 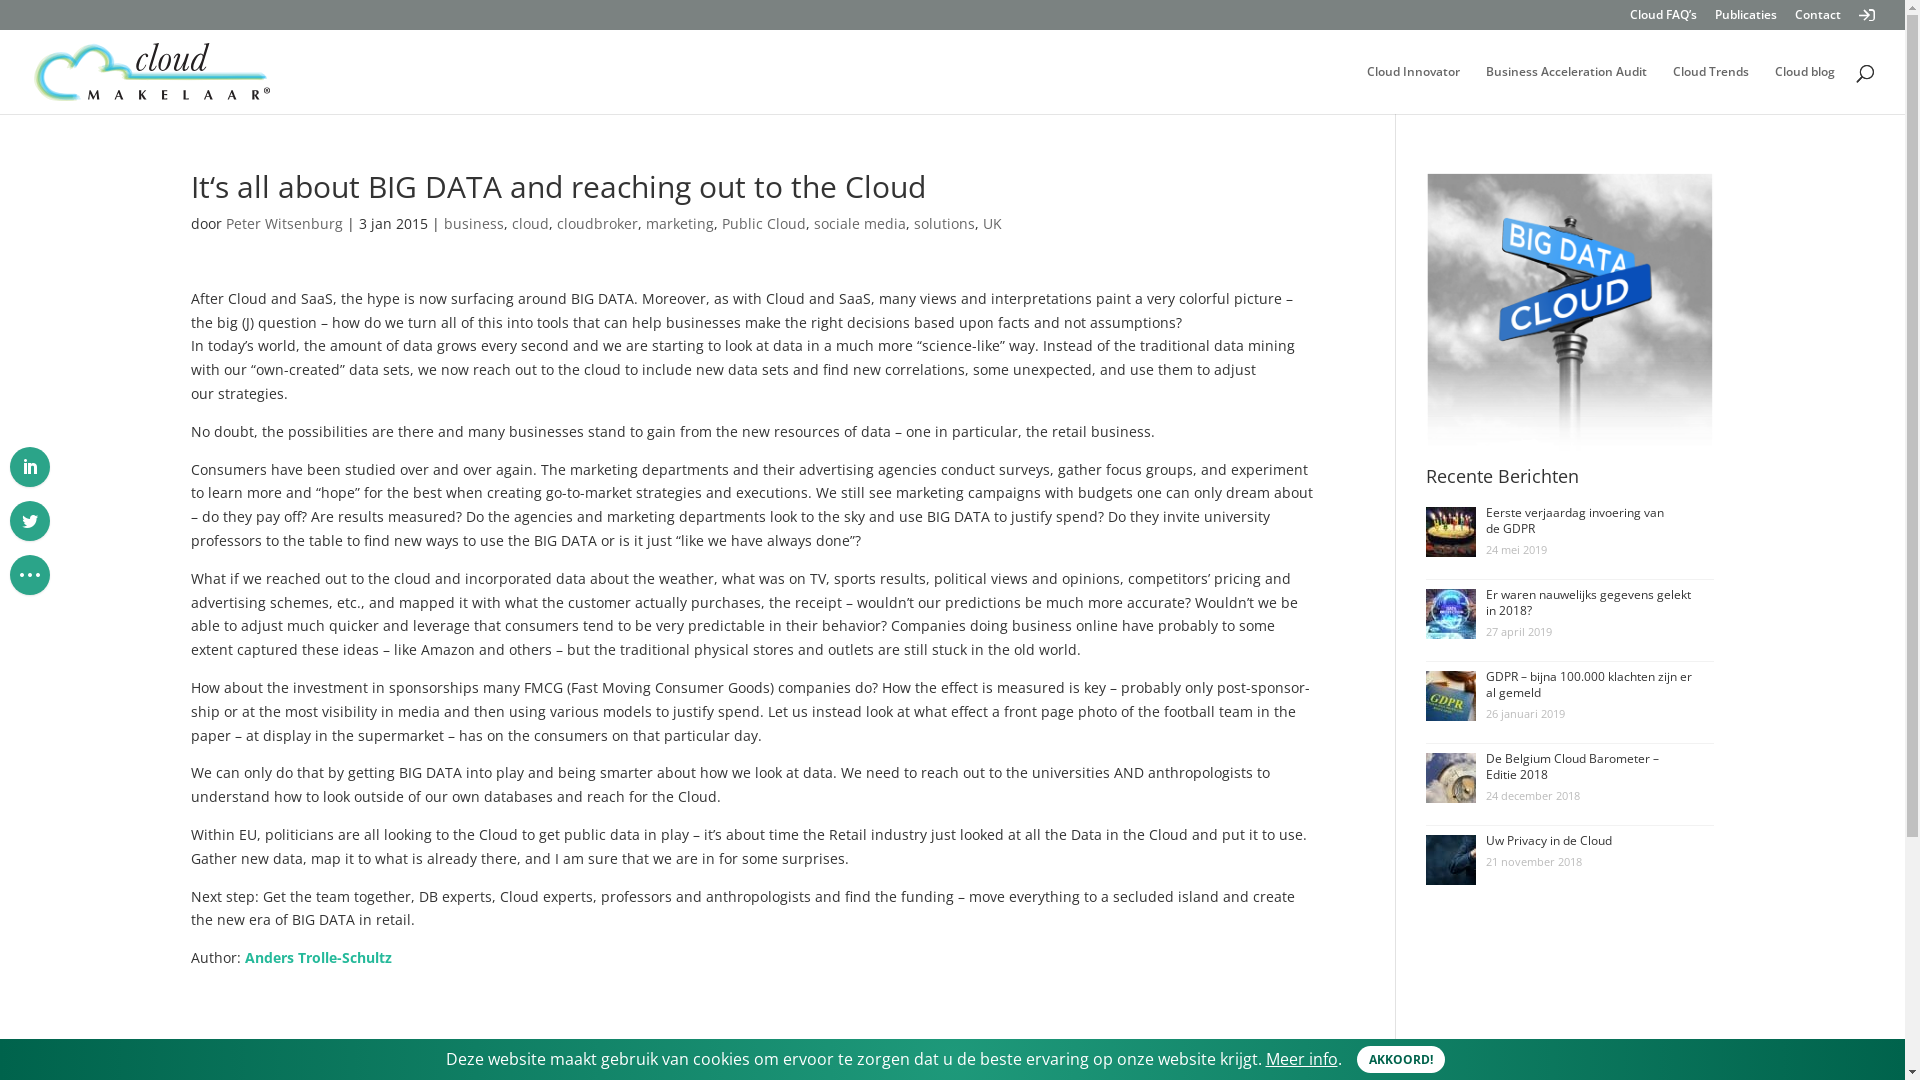 What do you see at coordinates (473, 223) in the screenshot?
I see `'business'` at bounding box center [473, 223].